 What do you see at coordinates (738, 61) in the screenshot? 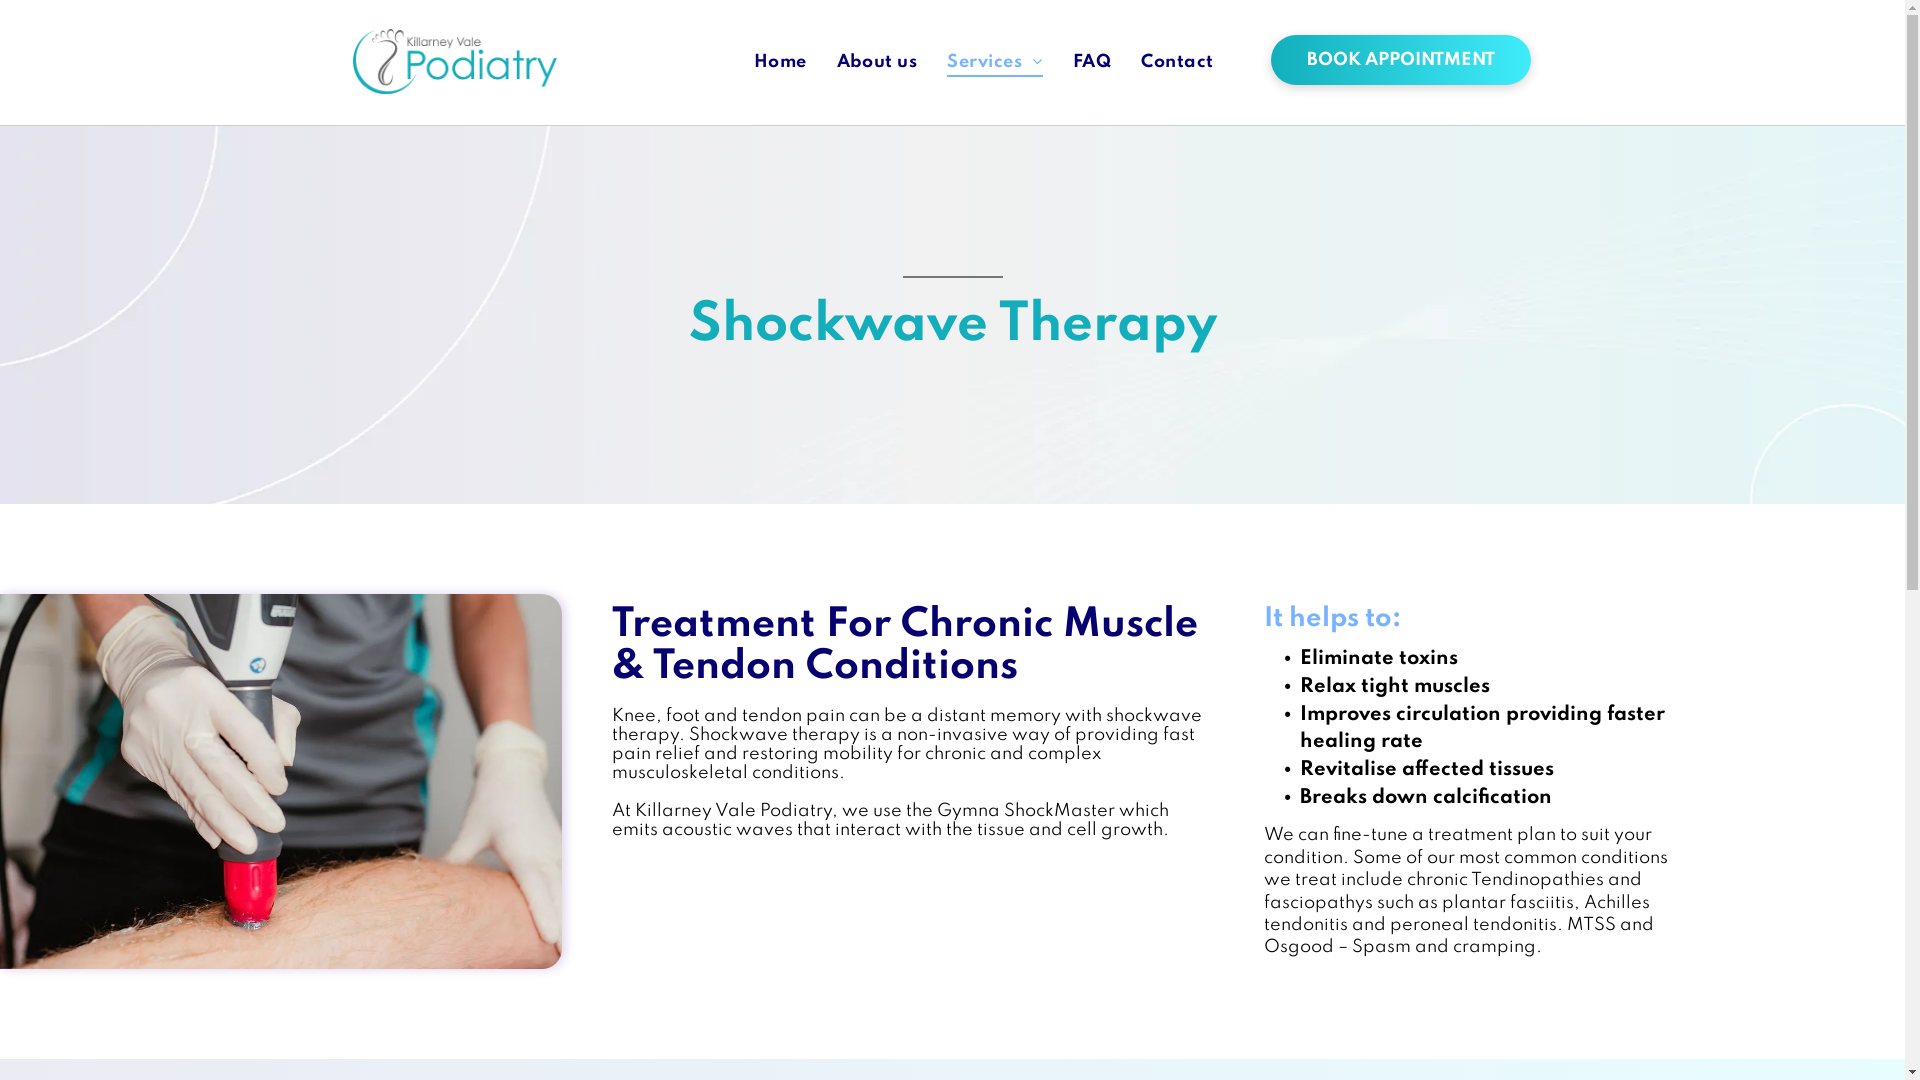
I see `'Home'` at bounding box center [738, 61].